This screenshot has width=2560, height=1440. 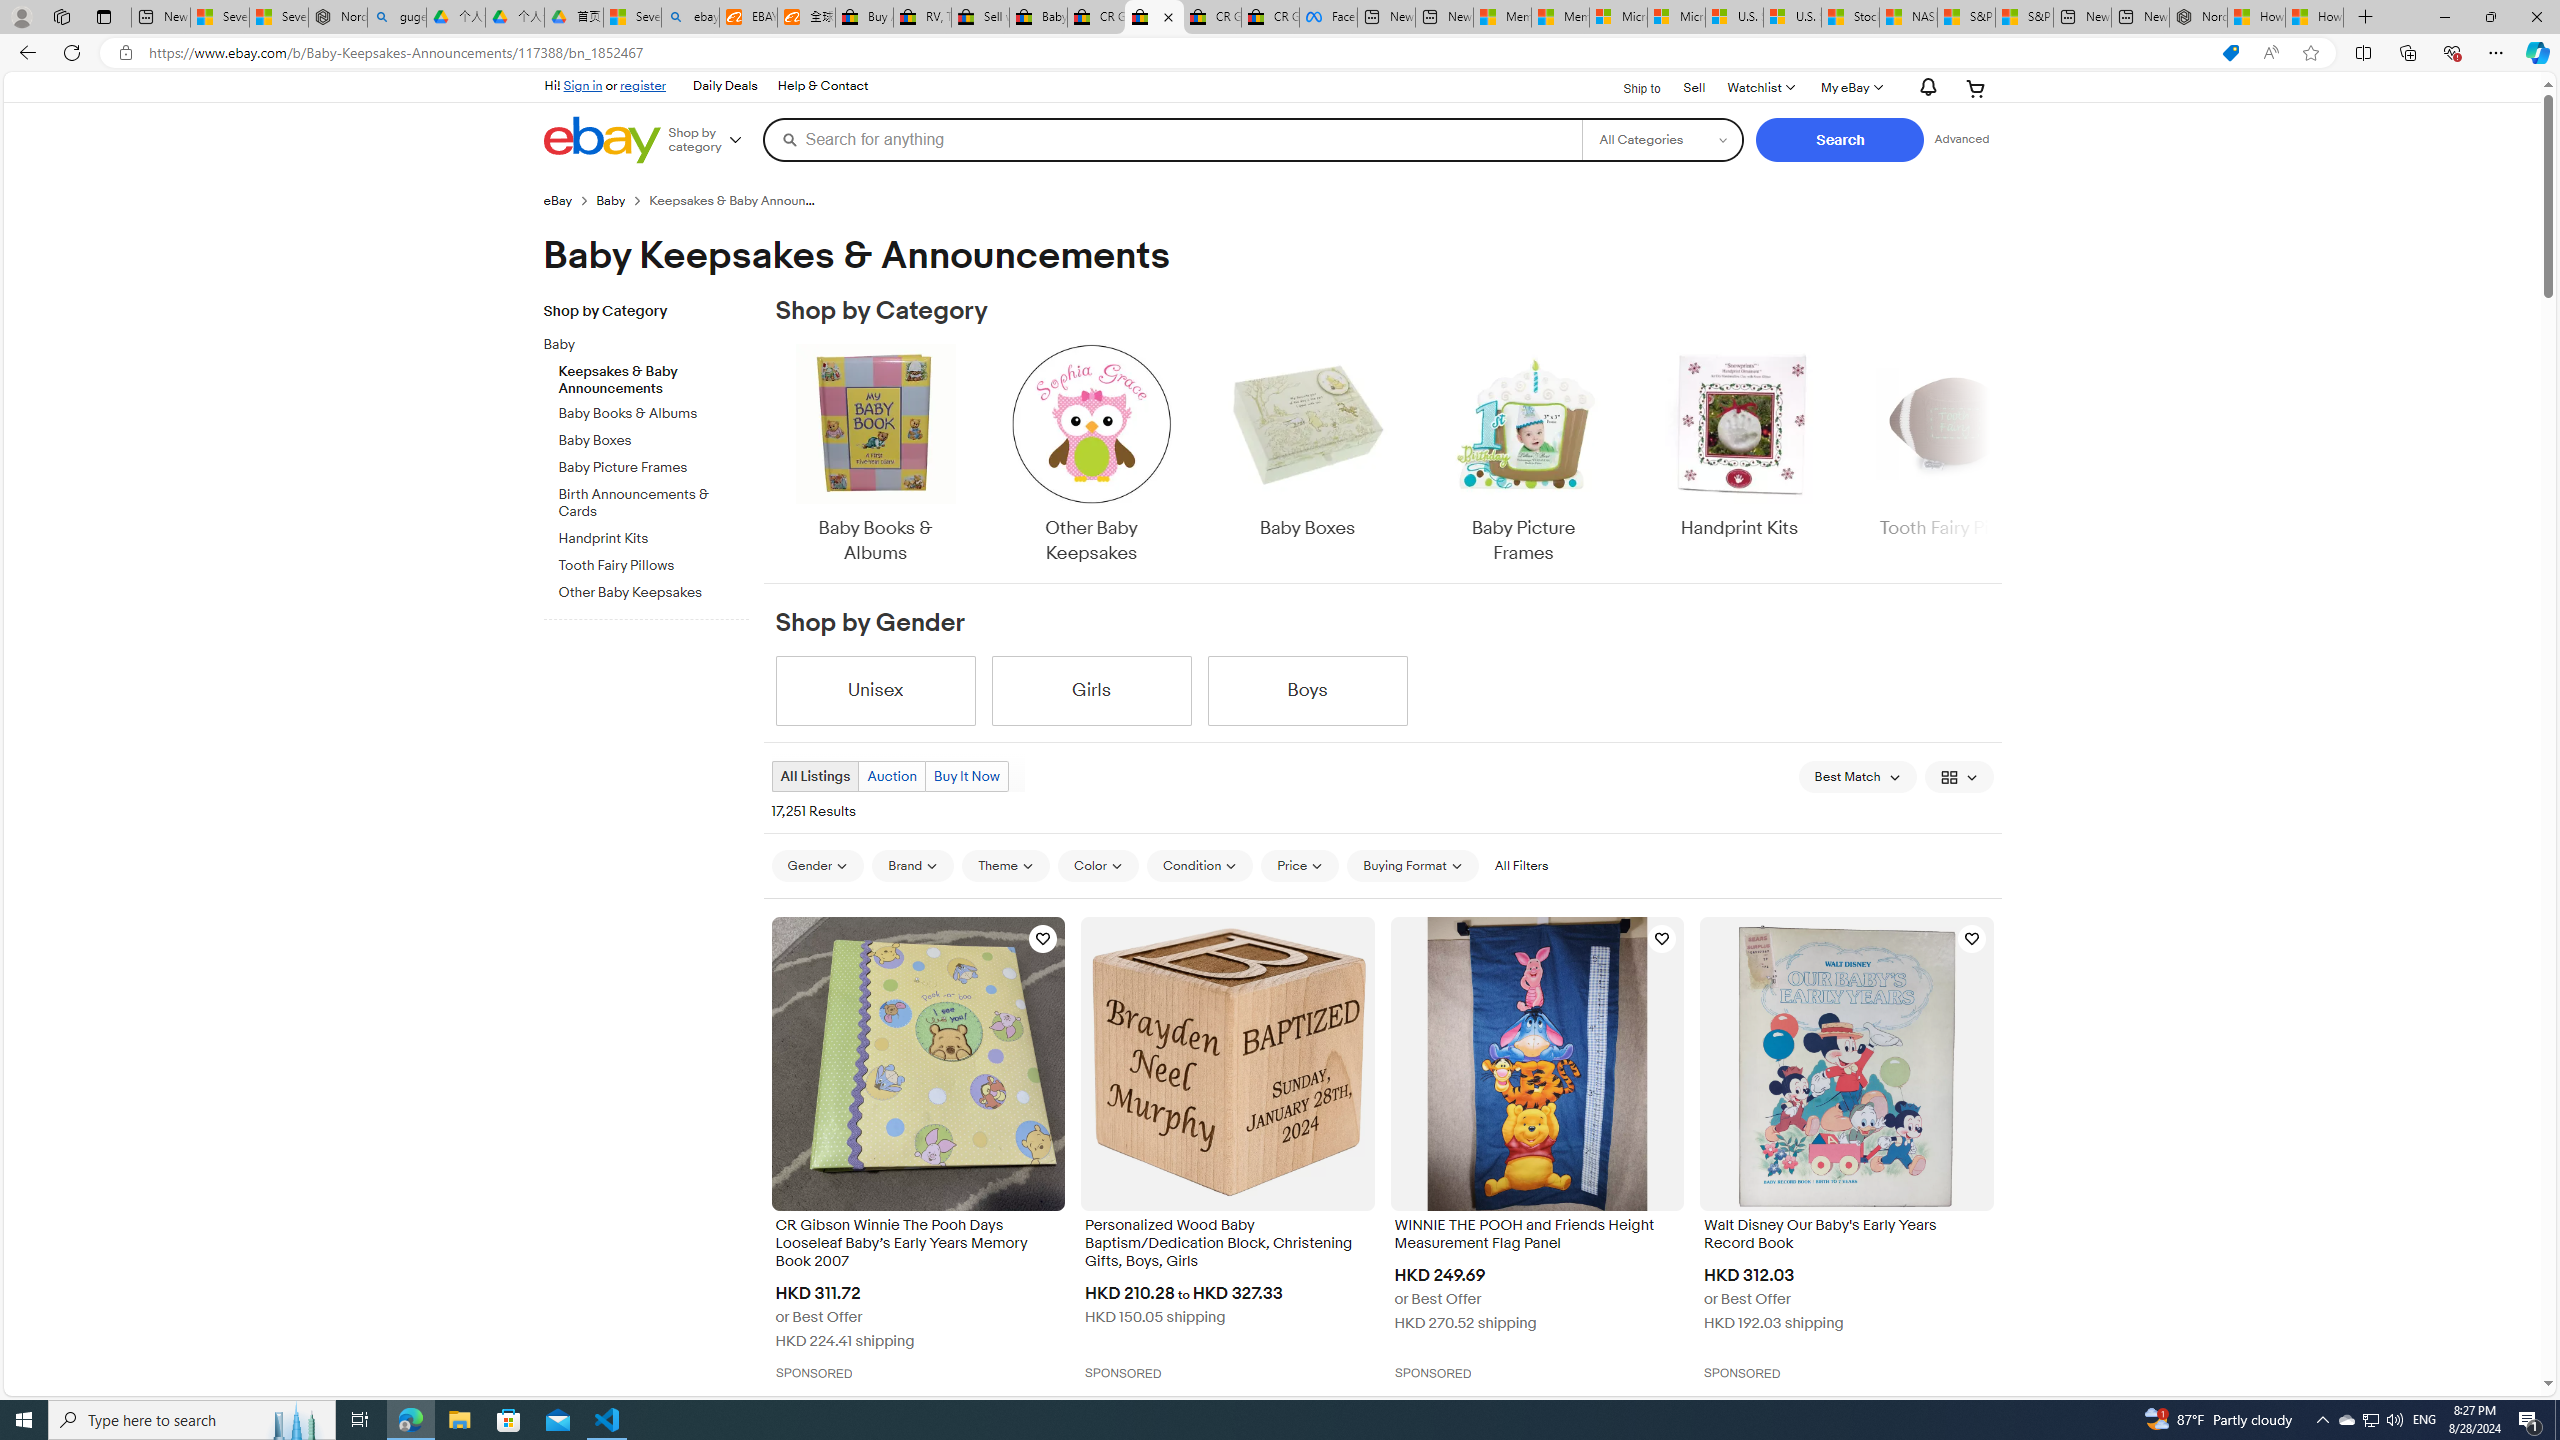 I want to click on 'My eBayExpand My eBay', so click(x=1850, y=87).